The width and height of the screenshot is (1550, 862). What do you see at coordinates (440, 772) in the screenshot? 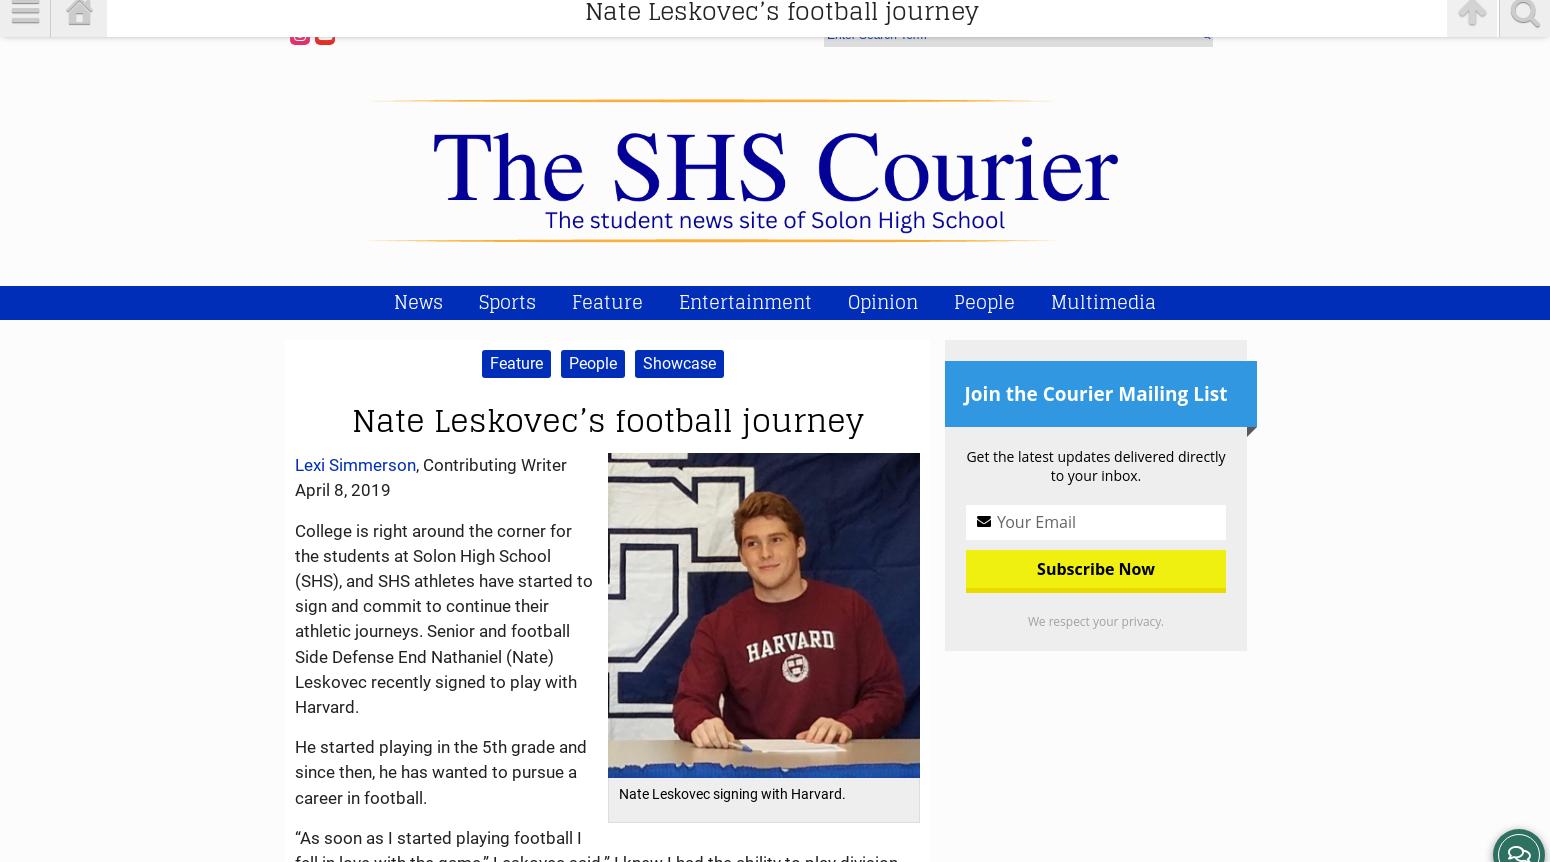
I see `'He started playing in the 5th grade and since then, he has wanted to pursue a career in football.'` at bounding box center [440, 772].